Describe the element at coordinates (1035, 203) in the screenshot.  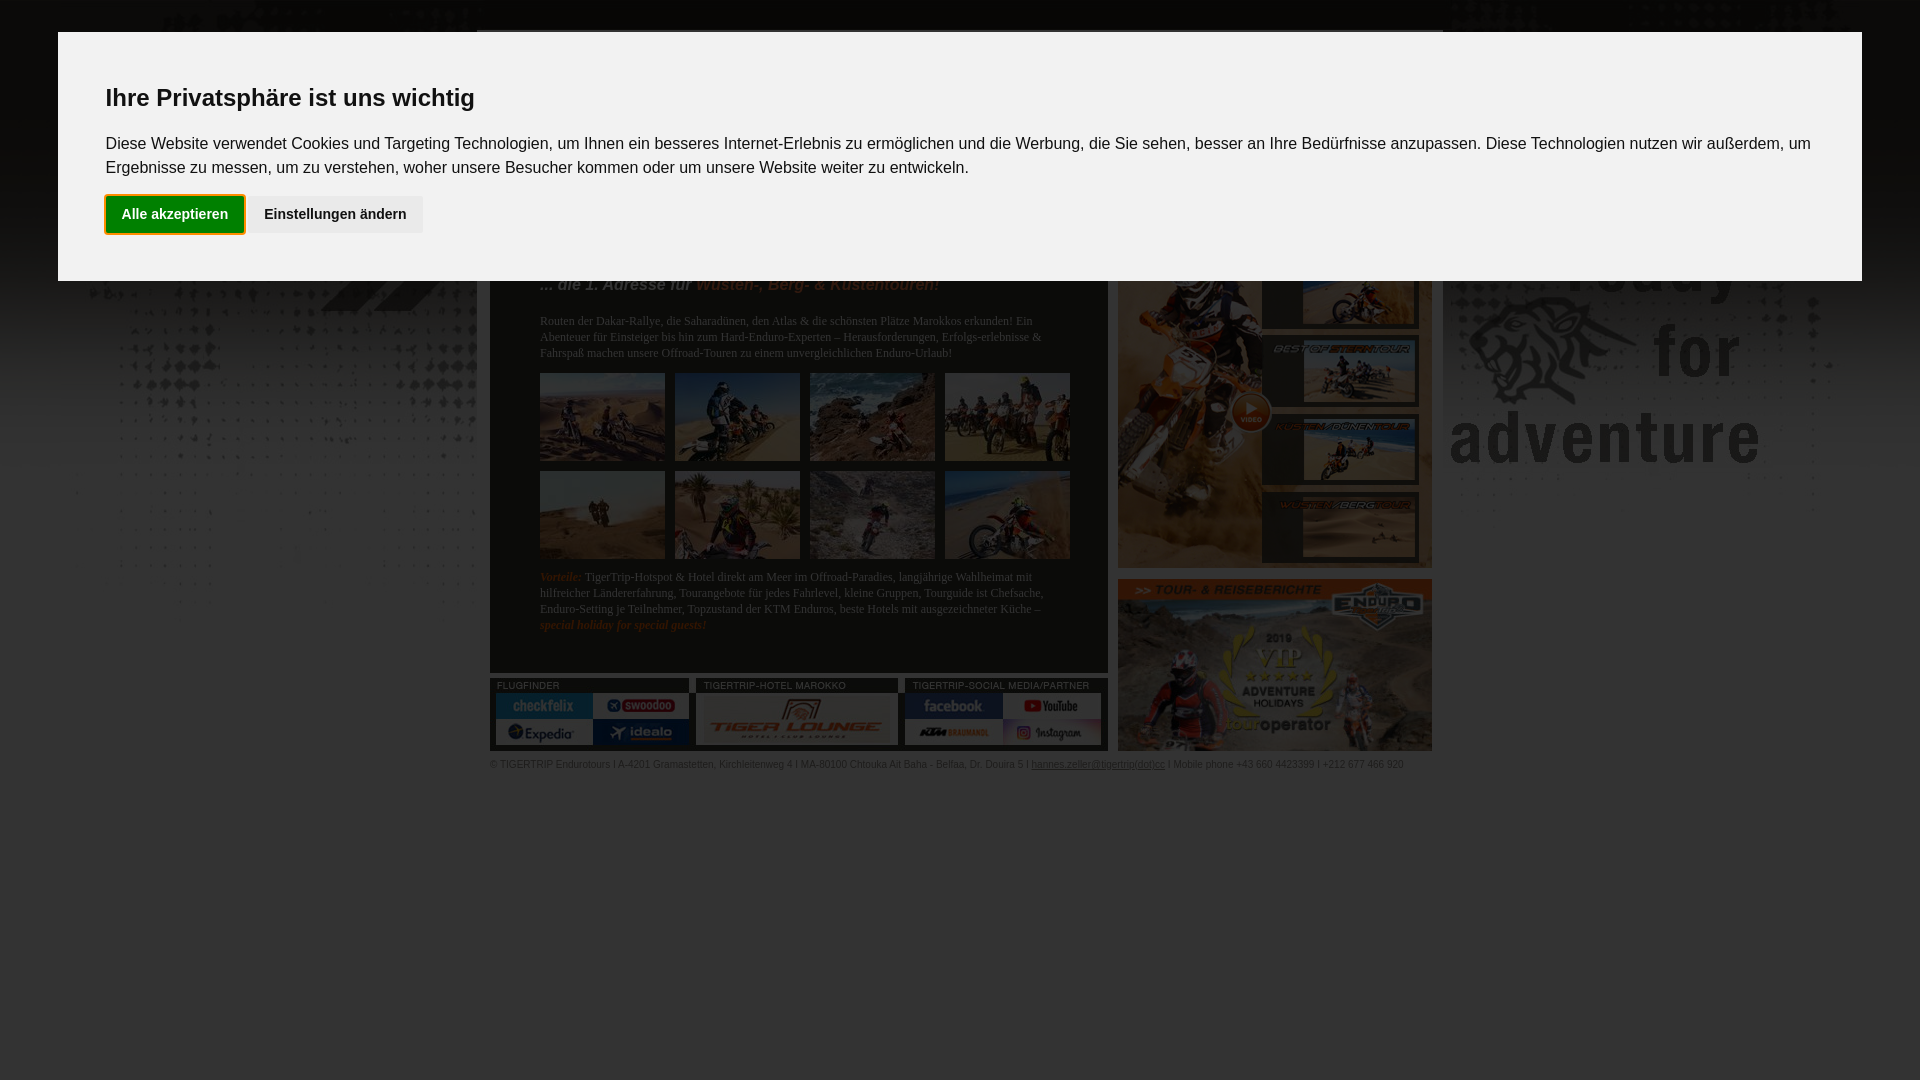
I see `'TERMINE/BUCHEN'` at that location.